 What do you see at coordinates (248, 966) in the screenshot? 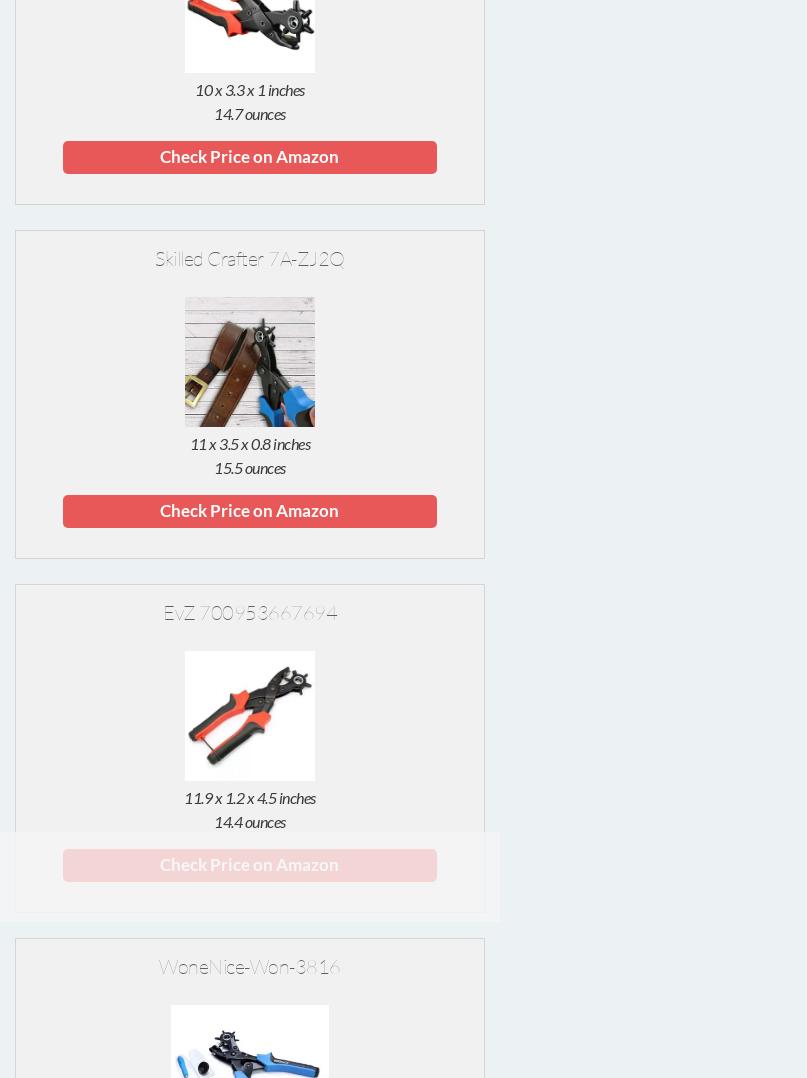
I see `'WoneNice-Won-3816'` at bounding box center [248, 966].